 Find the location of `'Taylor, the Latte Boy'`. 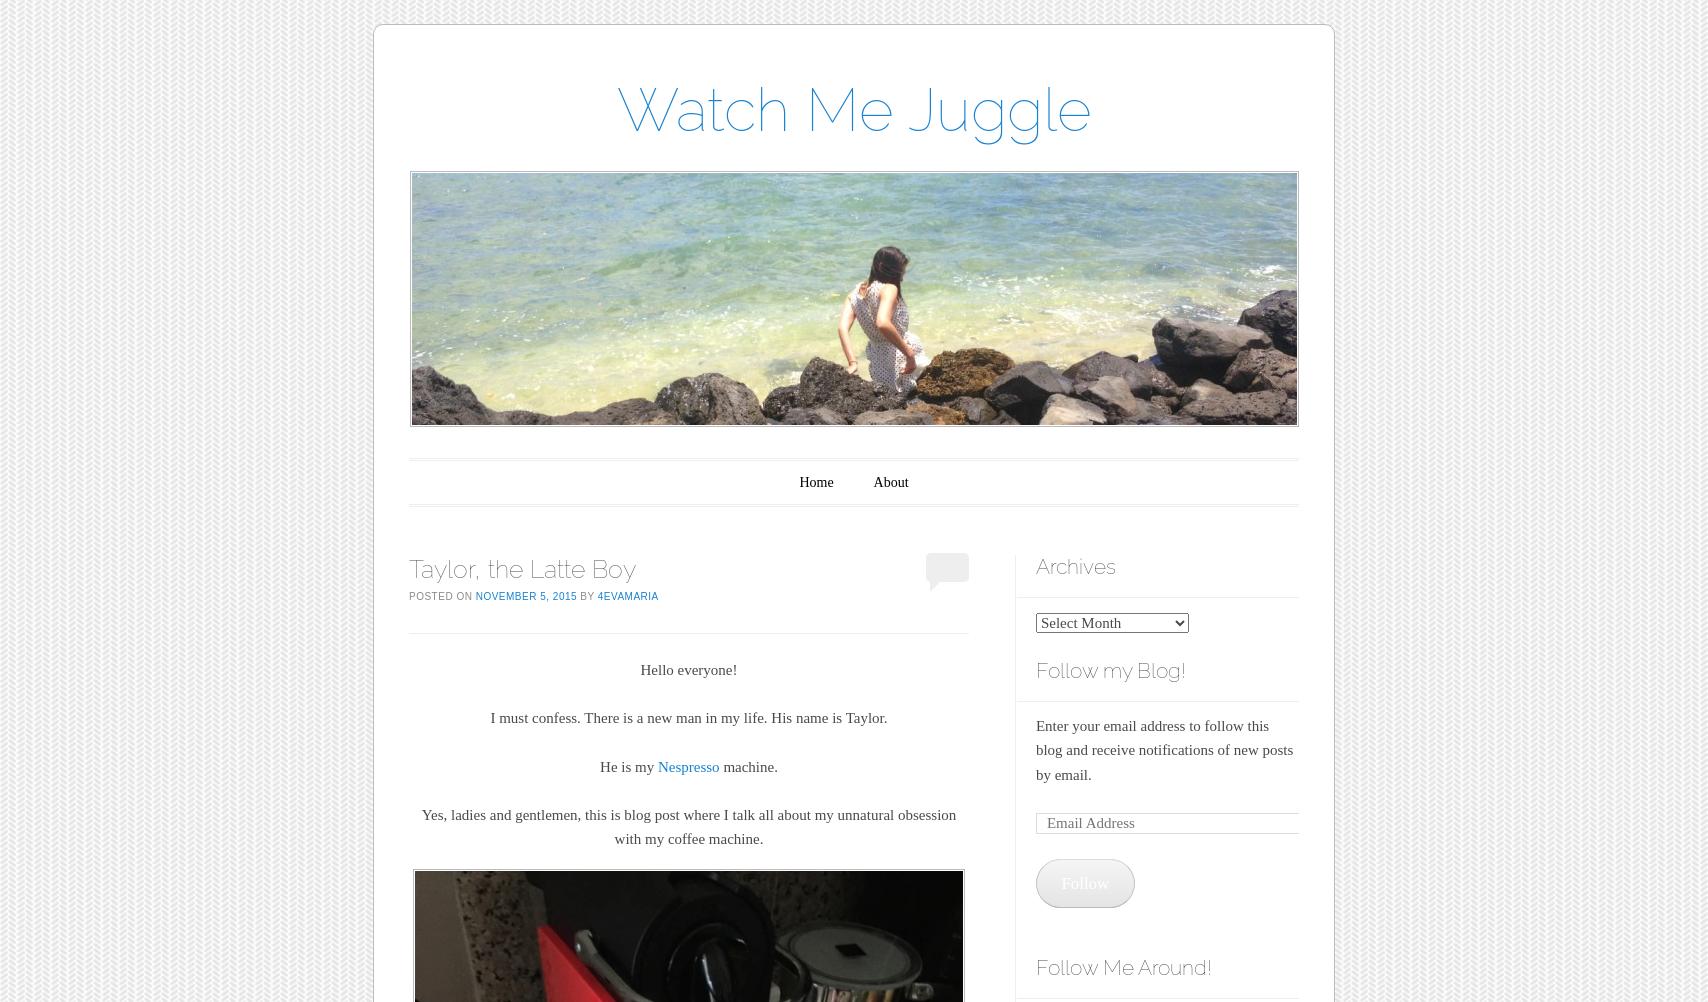

'Taylor, the Latte Boy' is located at coordinates (522, 569).